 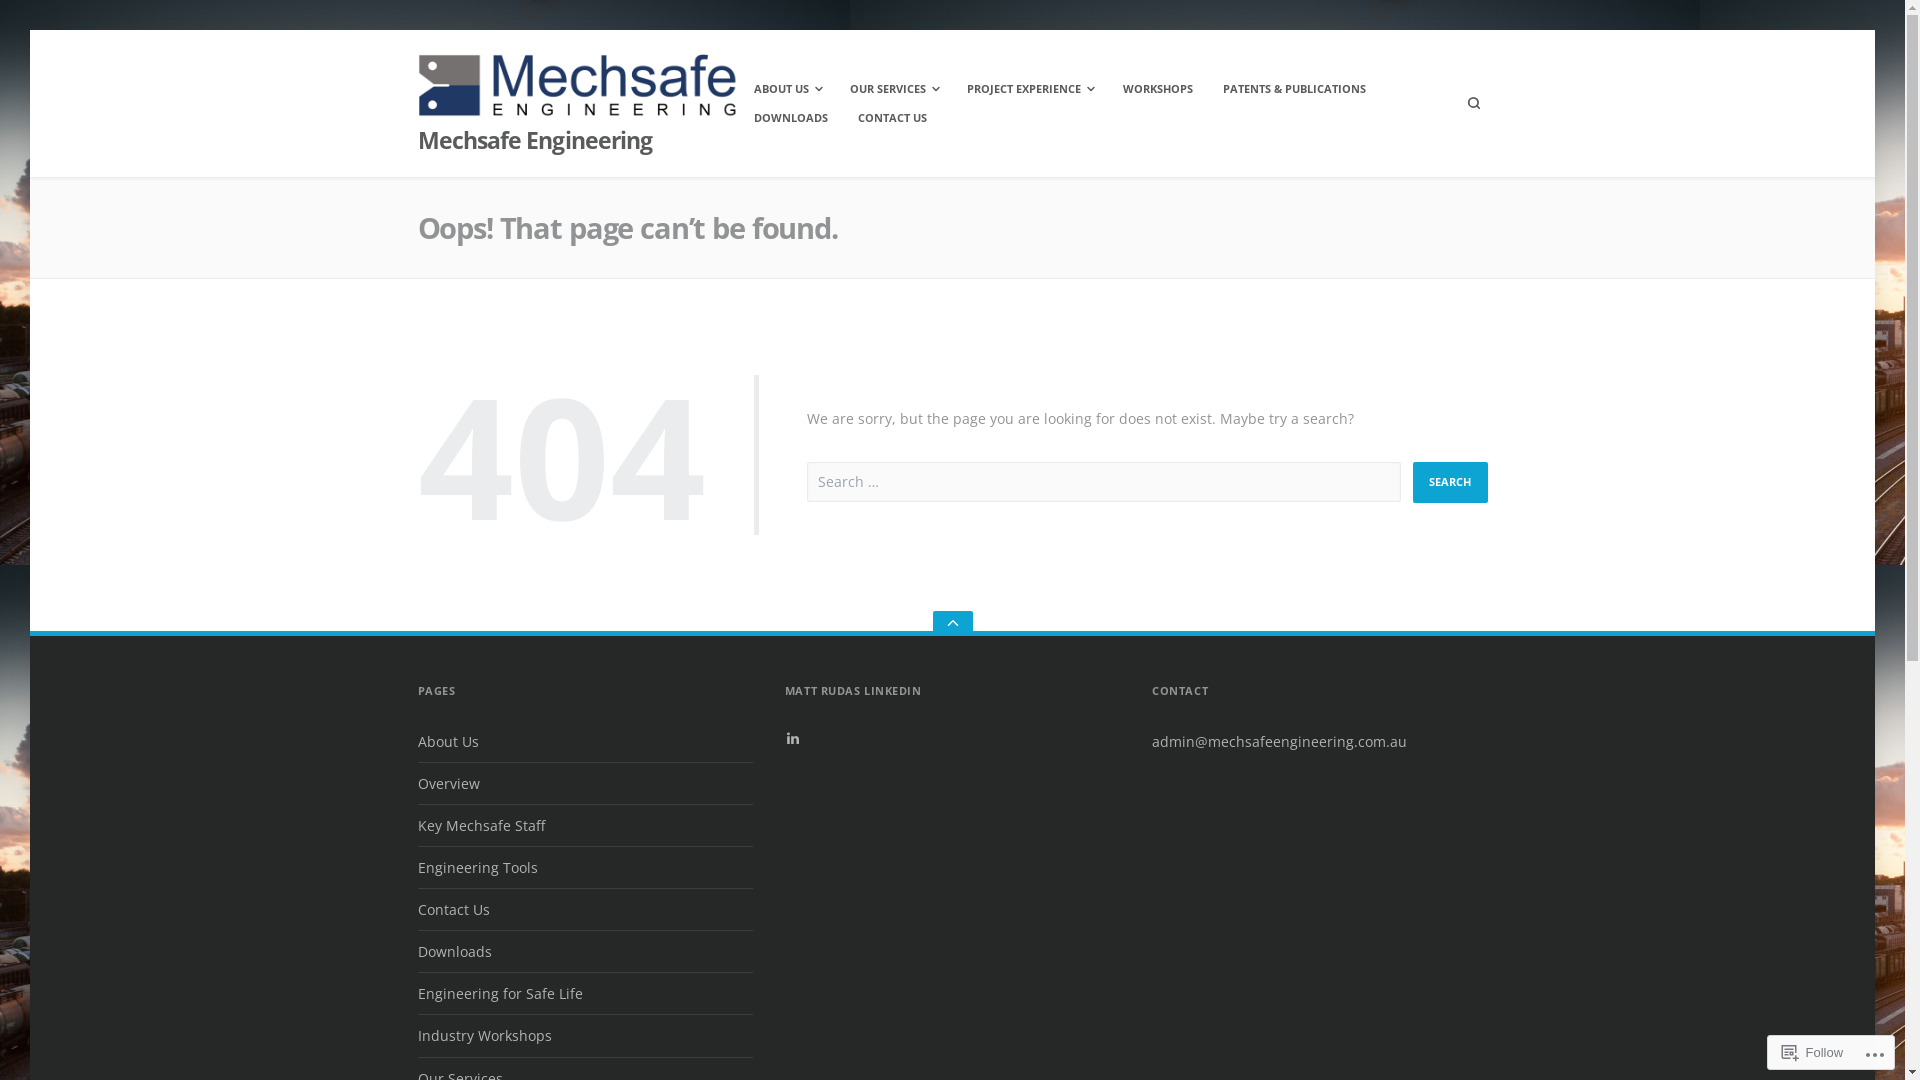 I want to click on 'PATENTS & PUBLICATIONS', so click(x=1294, y=87).